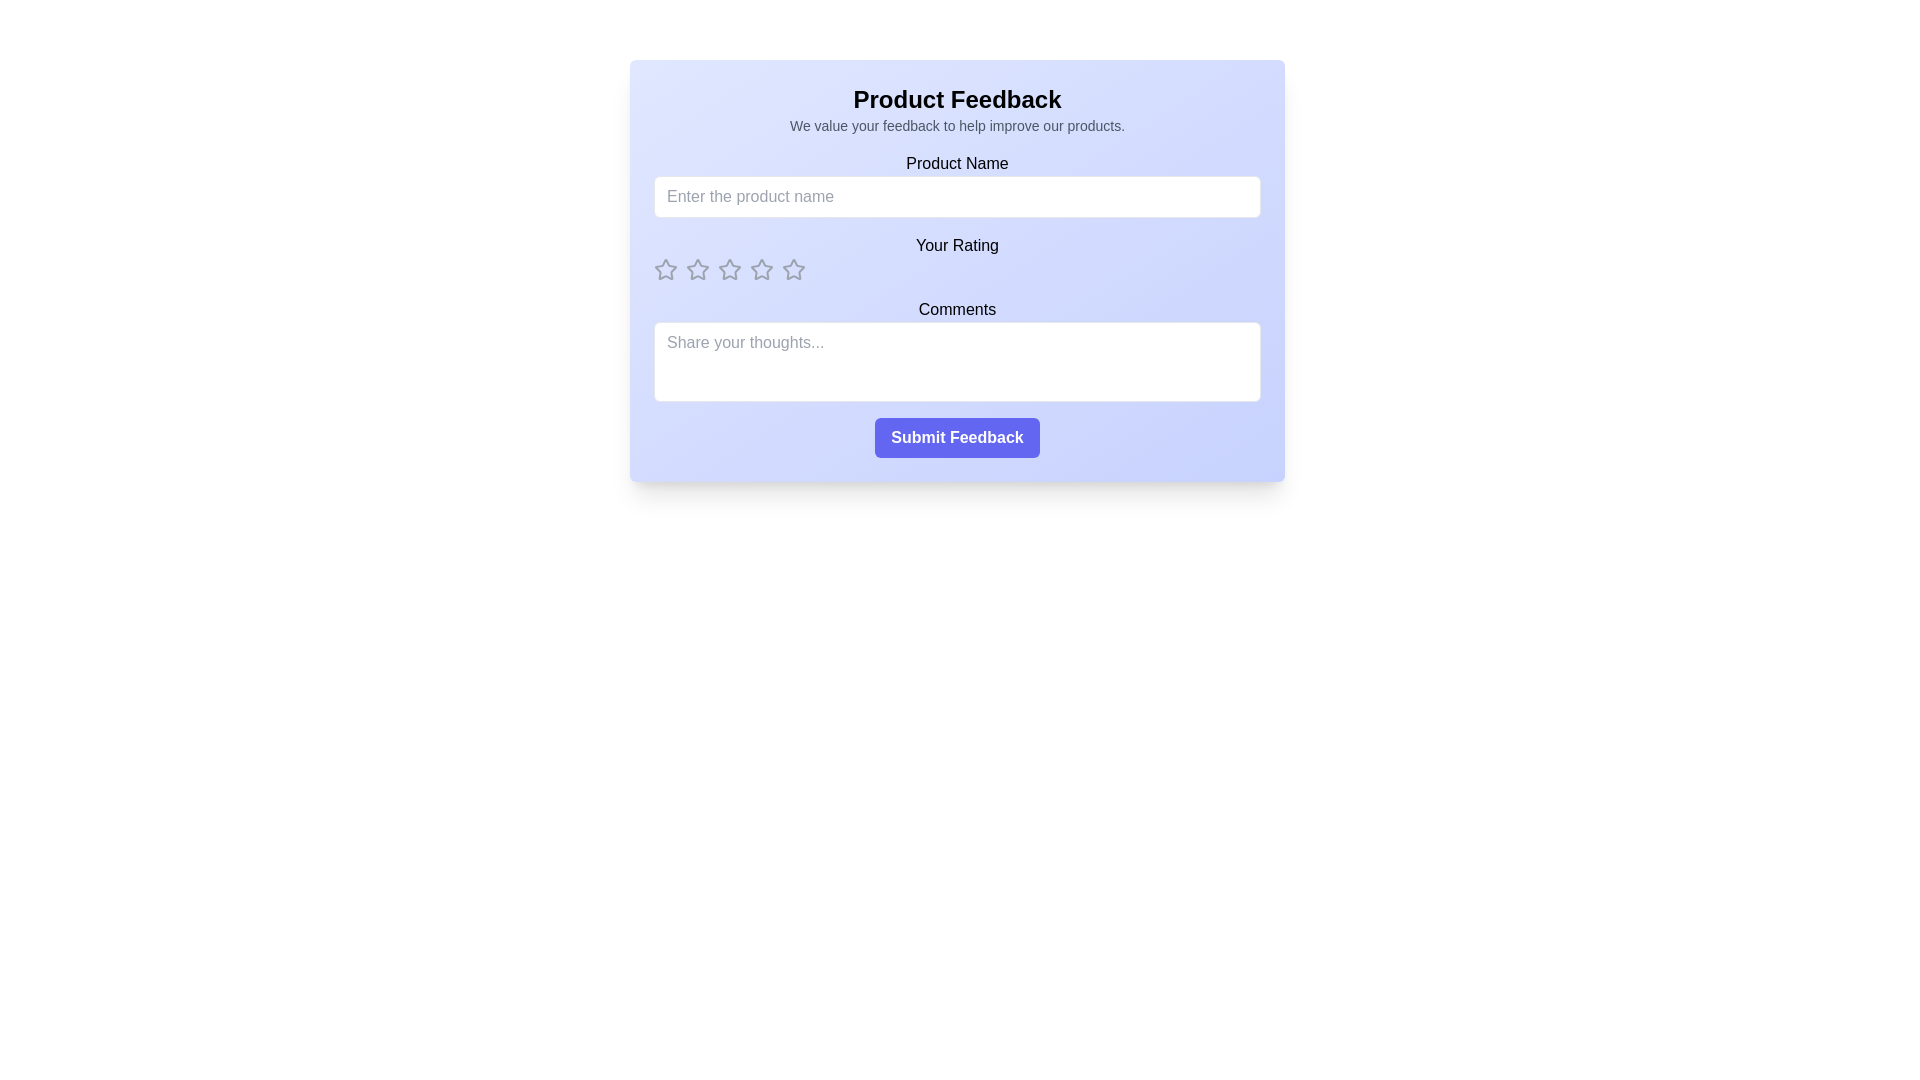 The image size is (1920, 1080). What do you see at coordinates (697, 268) in the screenshot?
I see `the second star-shaped icon with a gray outline under the 'Your Rating' label to rate it` at bounding box center [697, 268].